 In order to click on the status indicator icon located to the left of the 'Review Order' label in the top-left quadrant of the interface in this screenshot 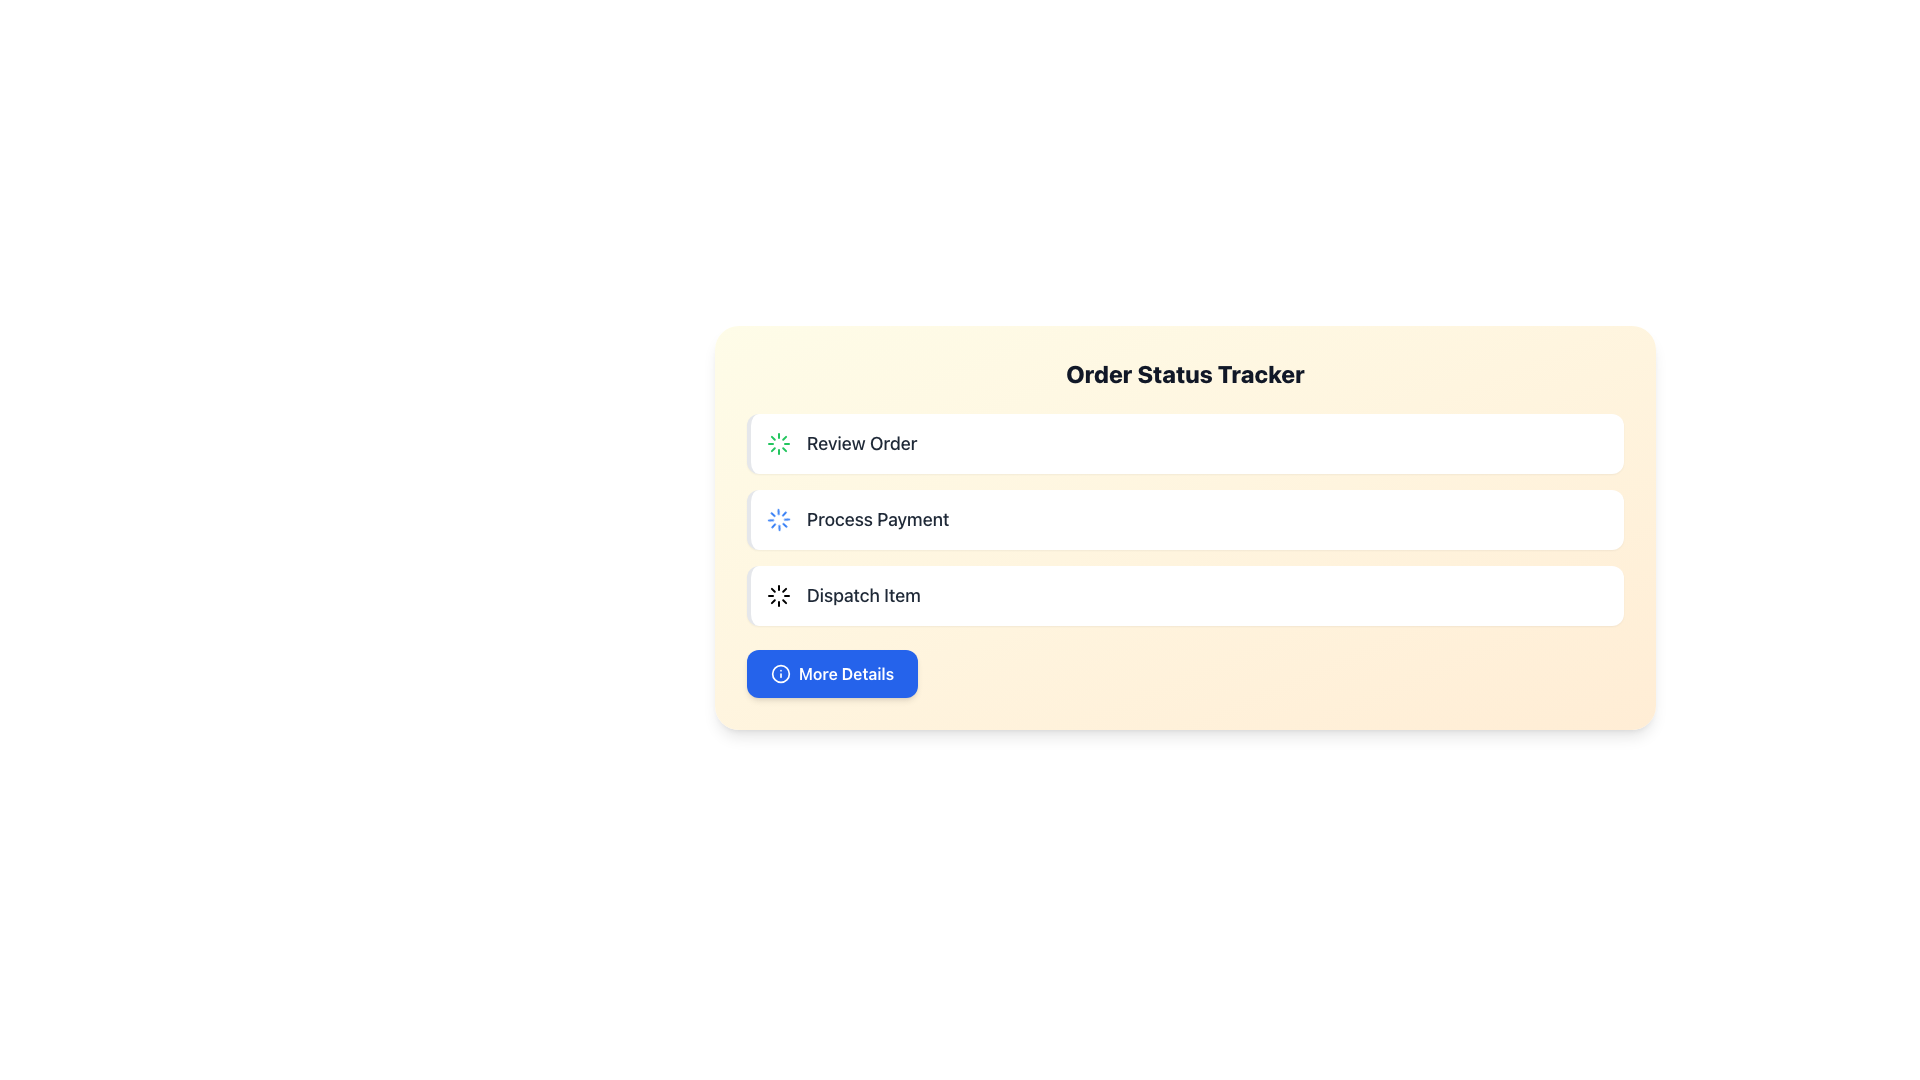, I will do `click(777, 442)`.